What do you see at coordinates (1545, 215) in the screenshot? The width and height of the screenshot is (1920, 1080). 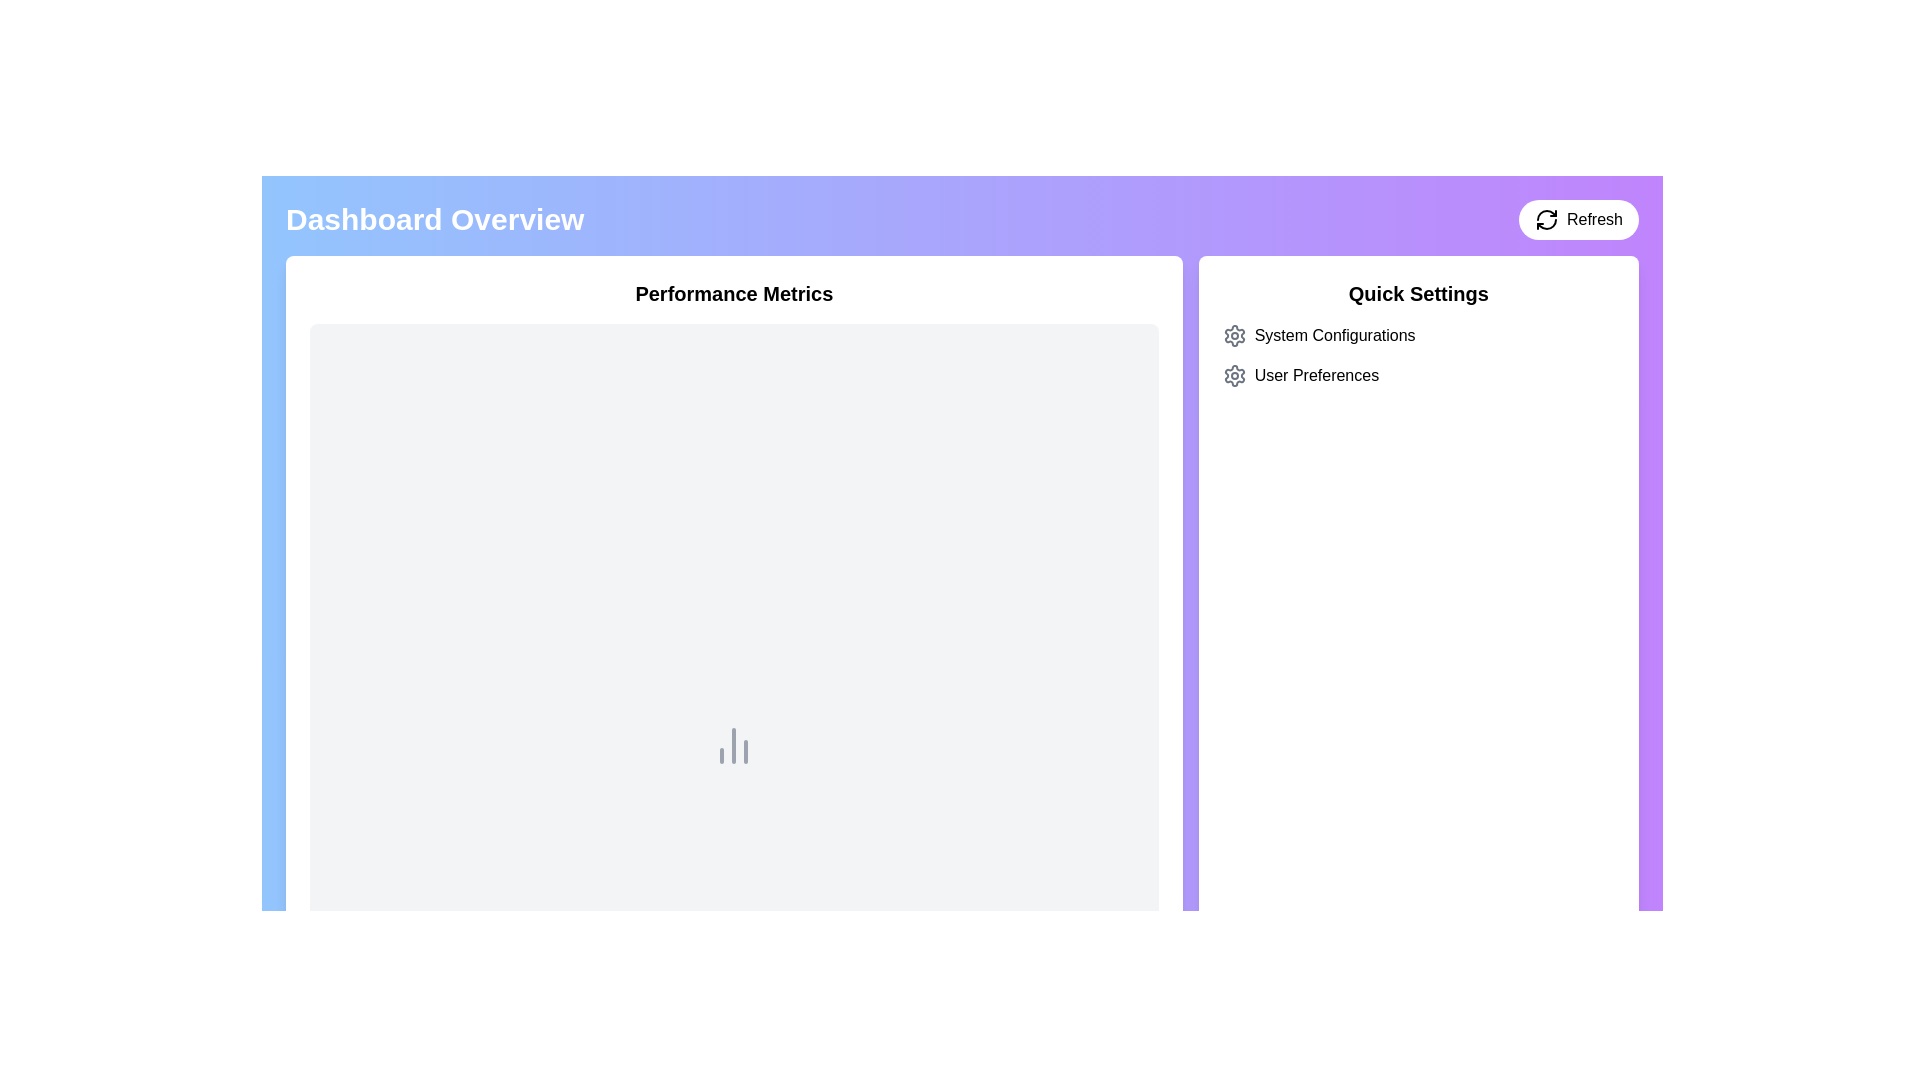 I see `the top-left segment of the circular refresh icon, which is a curved arrow-like shape part of the 'Refresh' button area` at bounding box center [1545, 215].